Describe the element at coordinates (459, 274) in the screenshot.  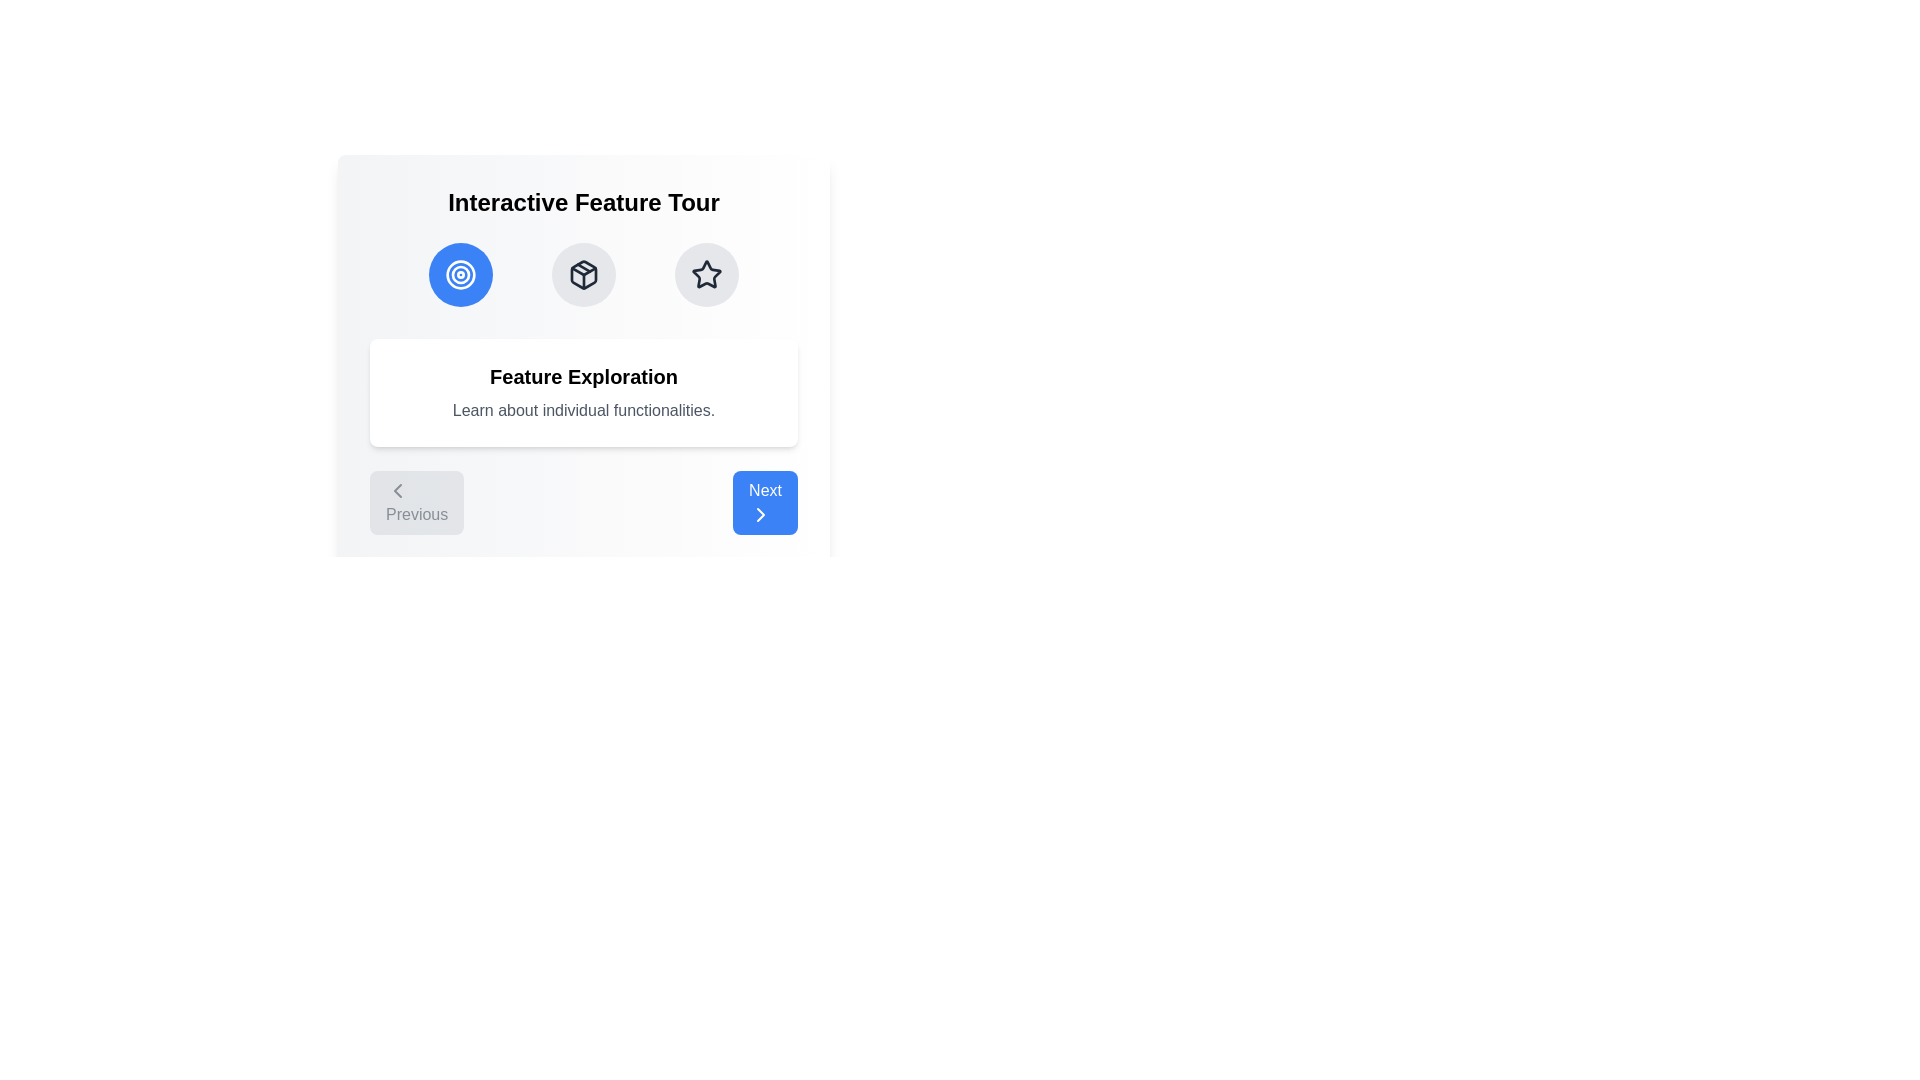
I see `the outermost circular shape of the target icon, which is the first icon in a row of three concentric circles located at the upper left part of the main interface` at that location.